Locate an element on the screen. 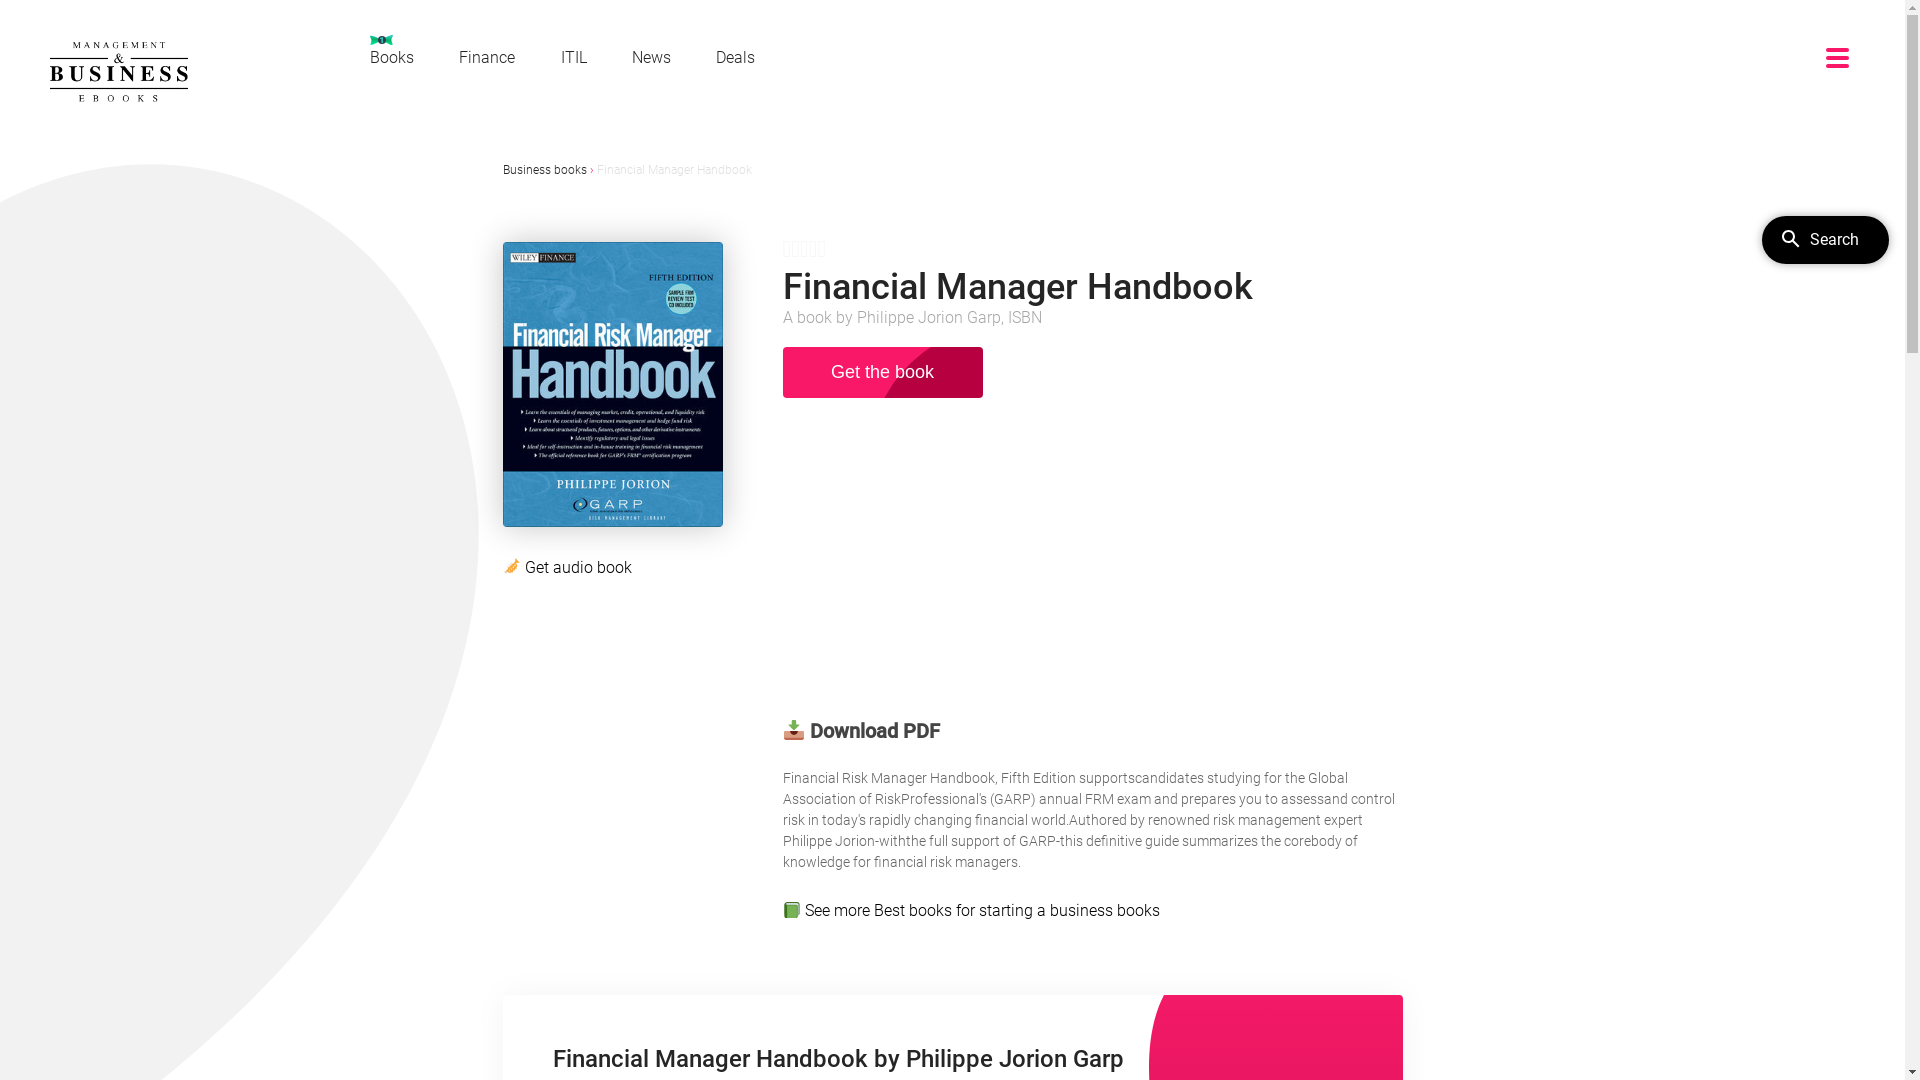 This screenshot has width=1920, height=1080. 'Best books for starting a business books' is located at coordinates (1017, 910).